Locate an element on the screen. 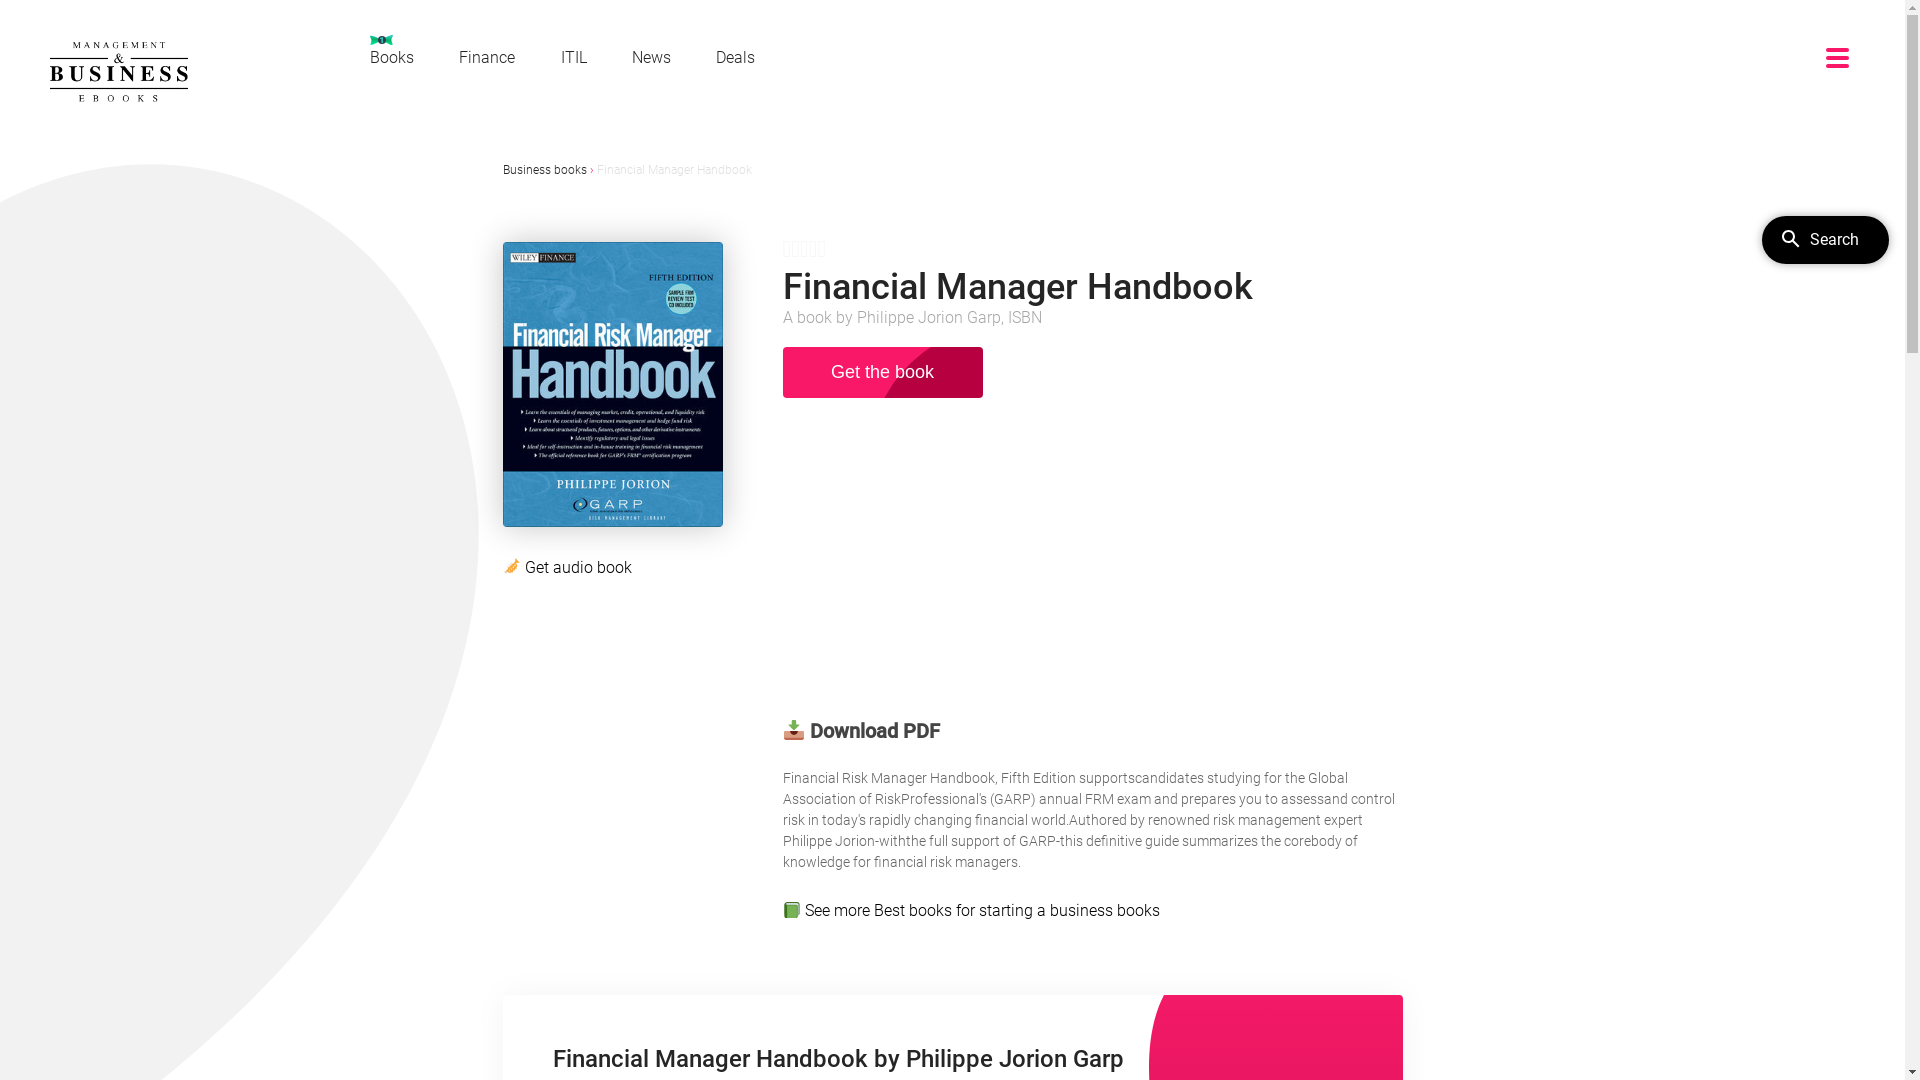 This screenshot has width=1920, height=1080. 'Best books for starting a business books' is located at coordinates (1017, 910).